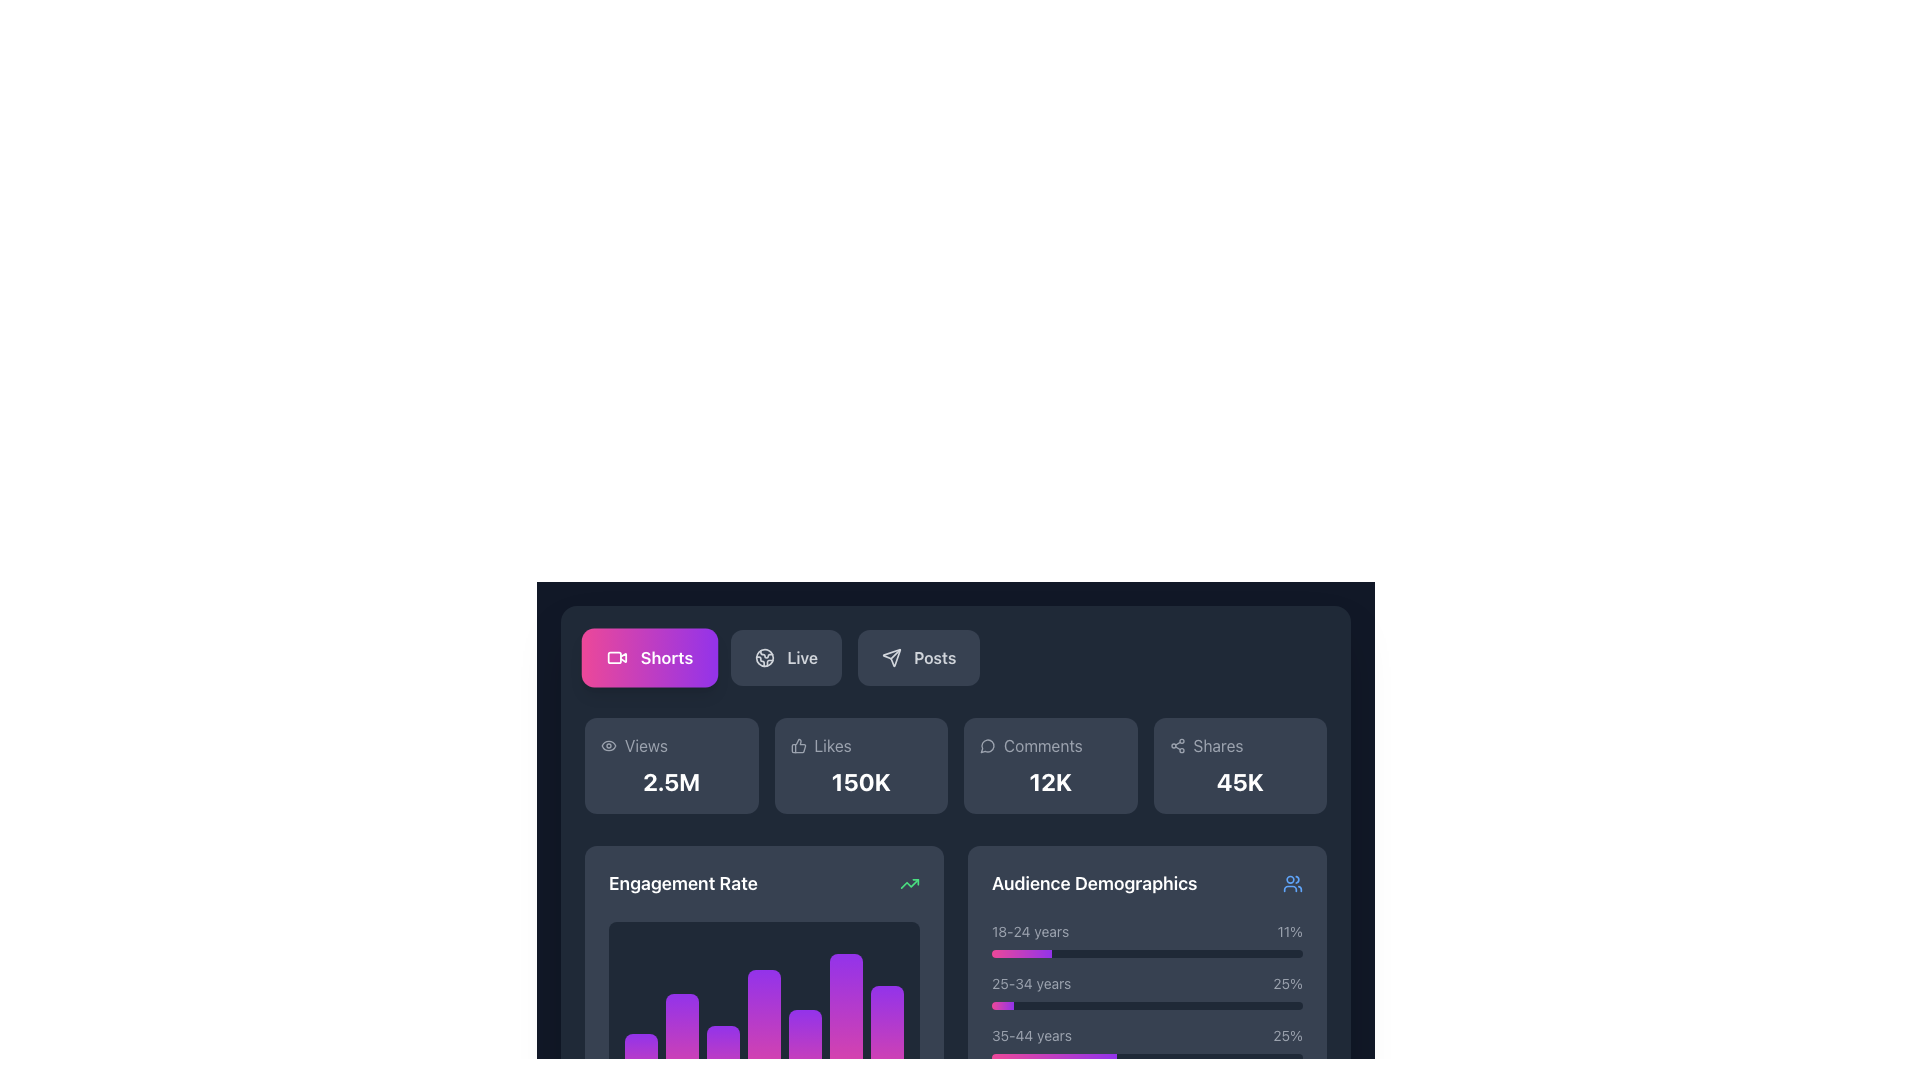  Describe the element at coordinates (1147, 882) in the screenshot. I see `the 'Audience Demographics' label which is styled with a bold white font on a dark background, positioned at the top center of the section panel, adjacent to a small blue icon` at that location.